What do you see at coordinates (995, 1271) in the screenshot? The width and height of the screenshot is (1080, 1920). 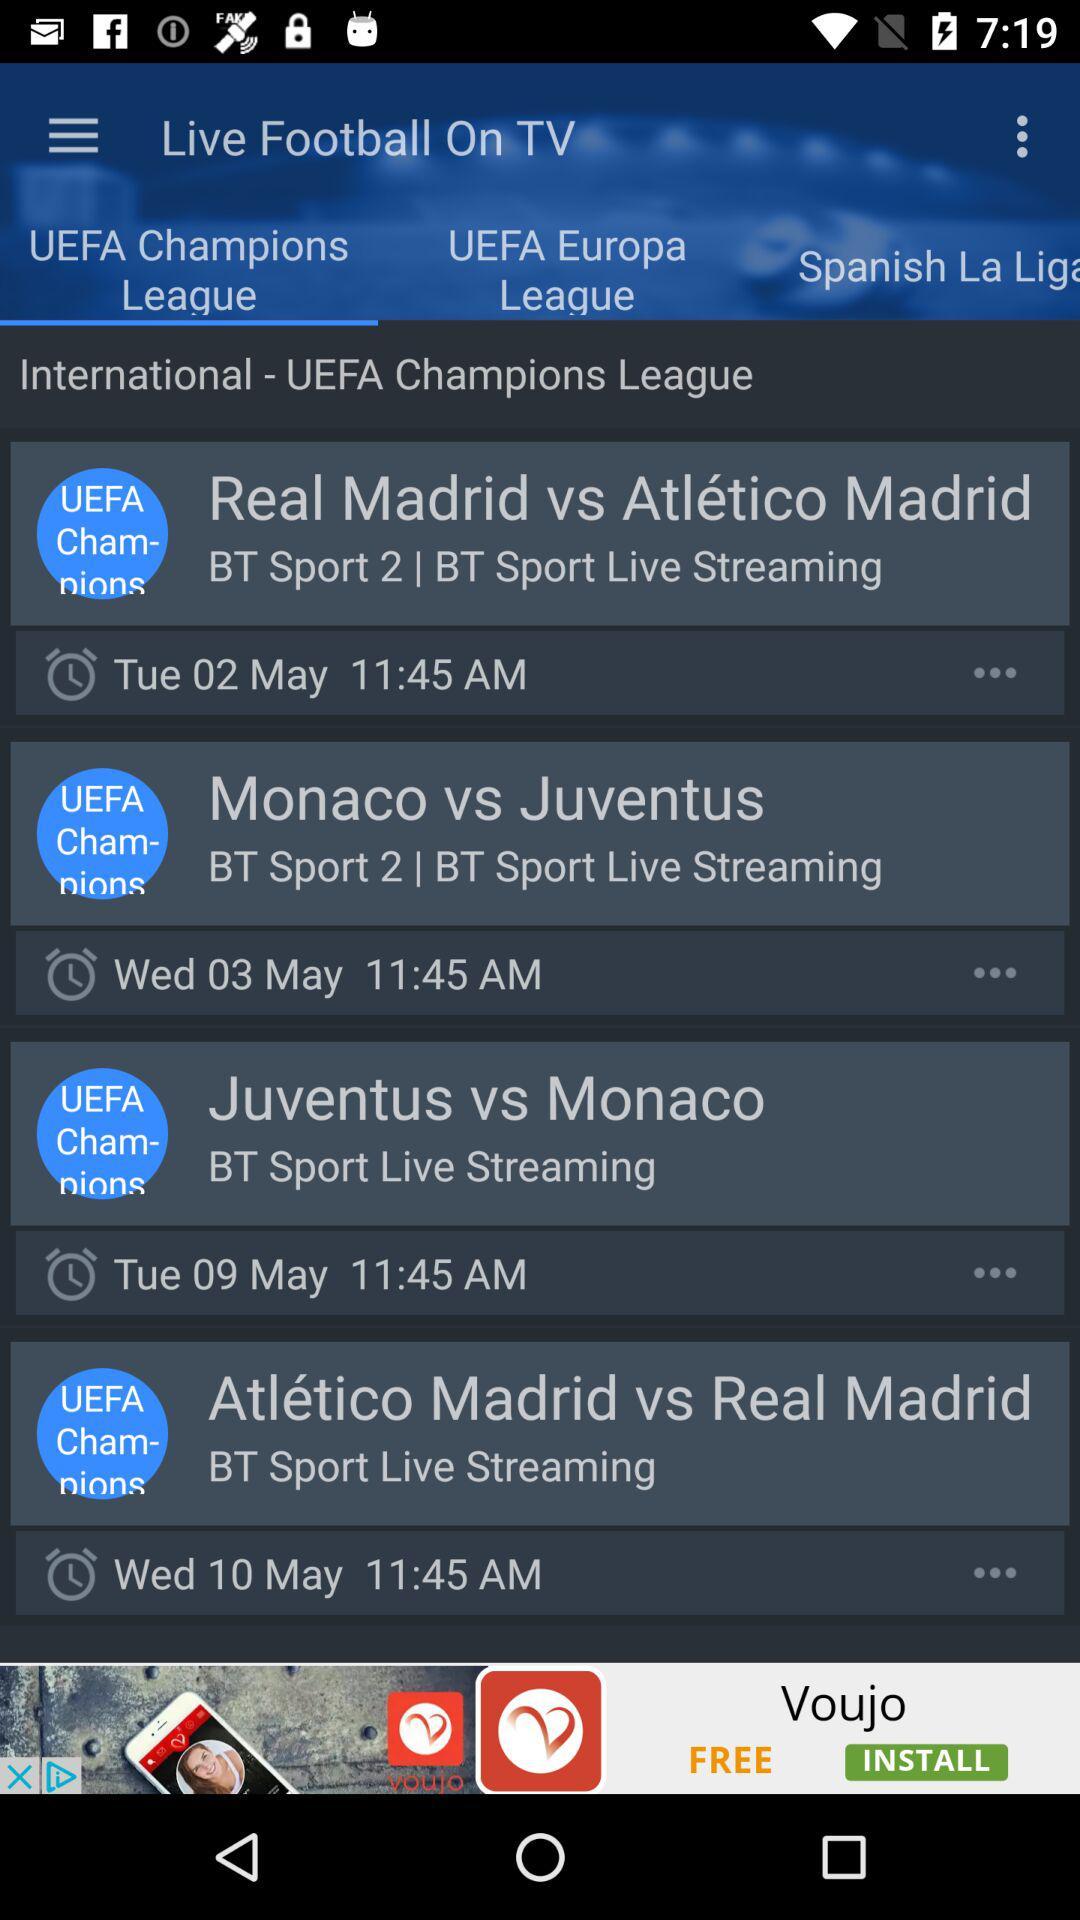 I see `setting option` at bounding box center [995, 1271].